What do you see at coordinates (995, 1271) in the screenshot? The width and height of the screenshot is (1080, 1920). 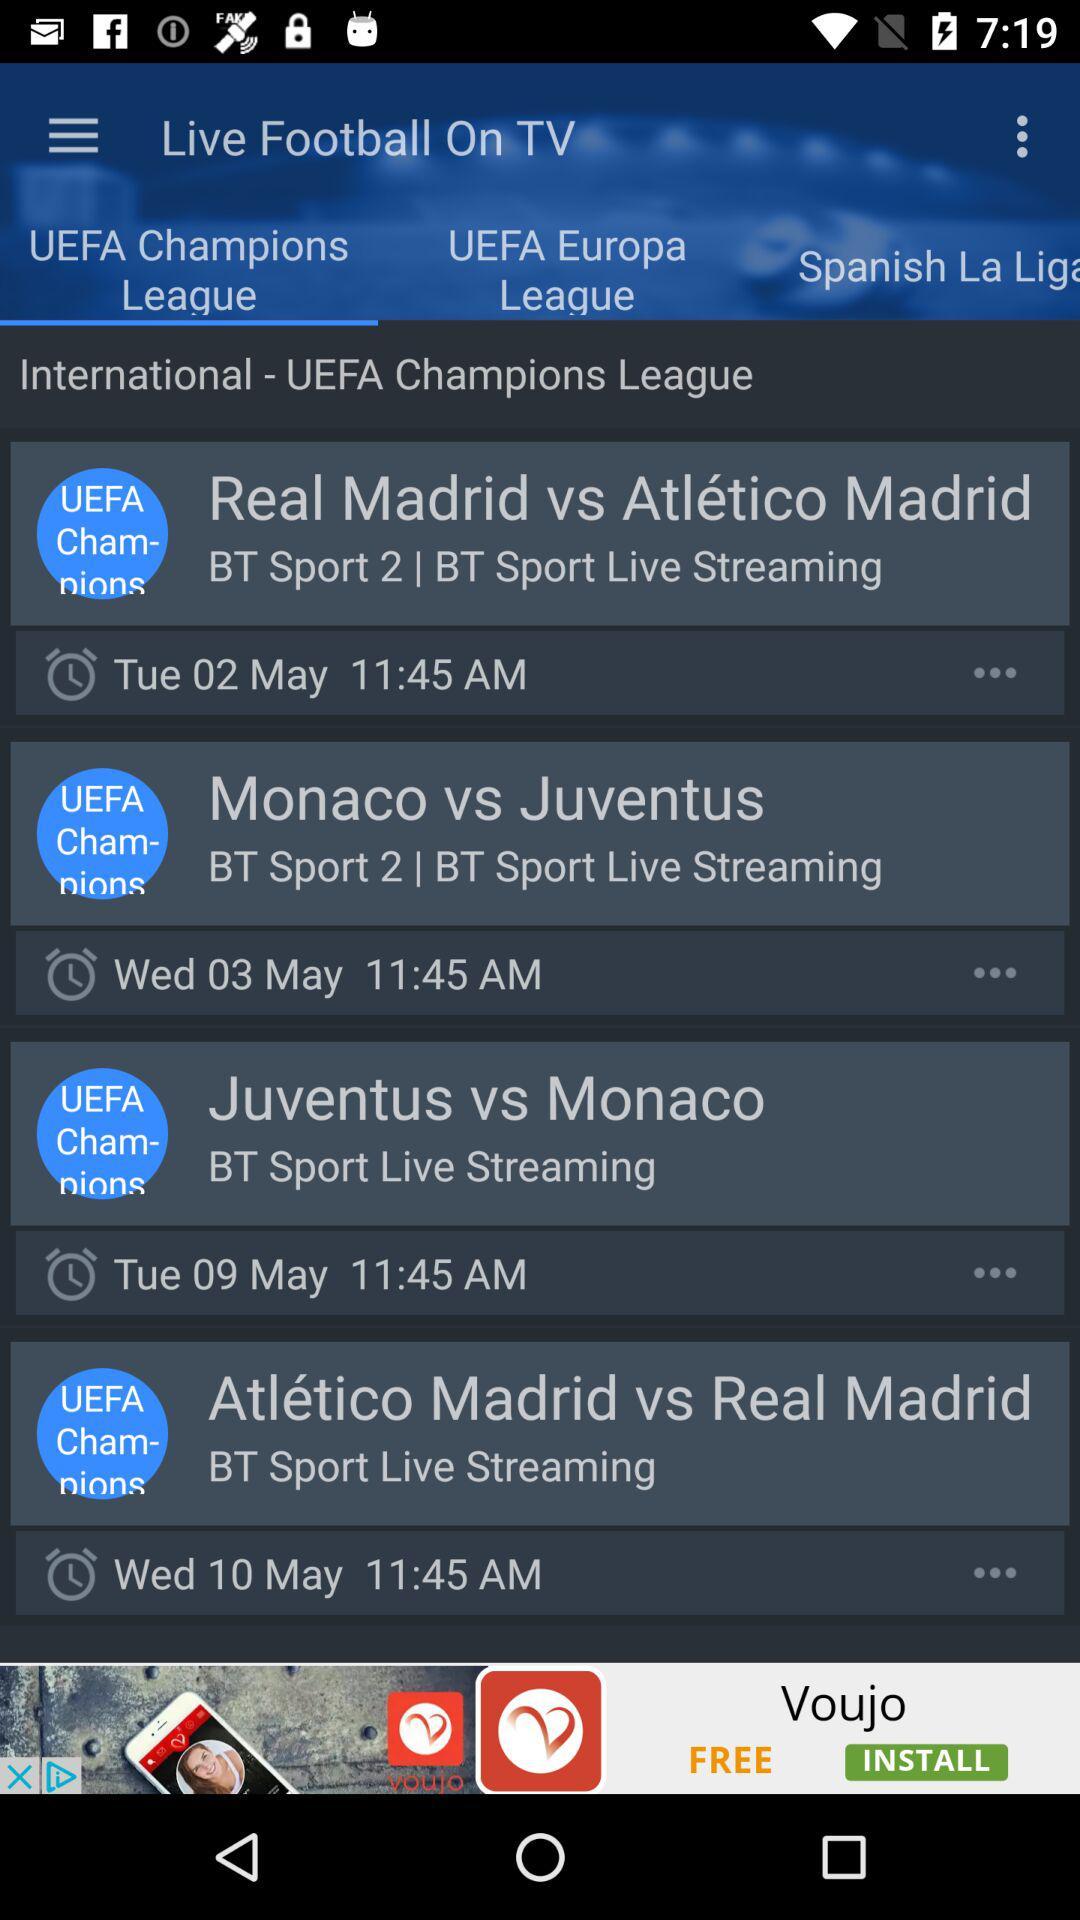 I see `setting option` at bounding box center [995, 1271].